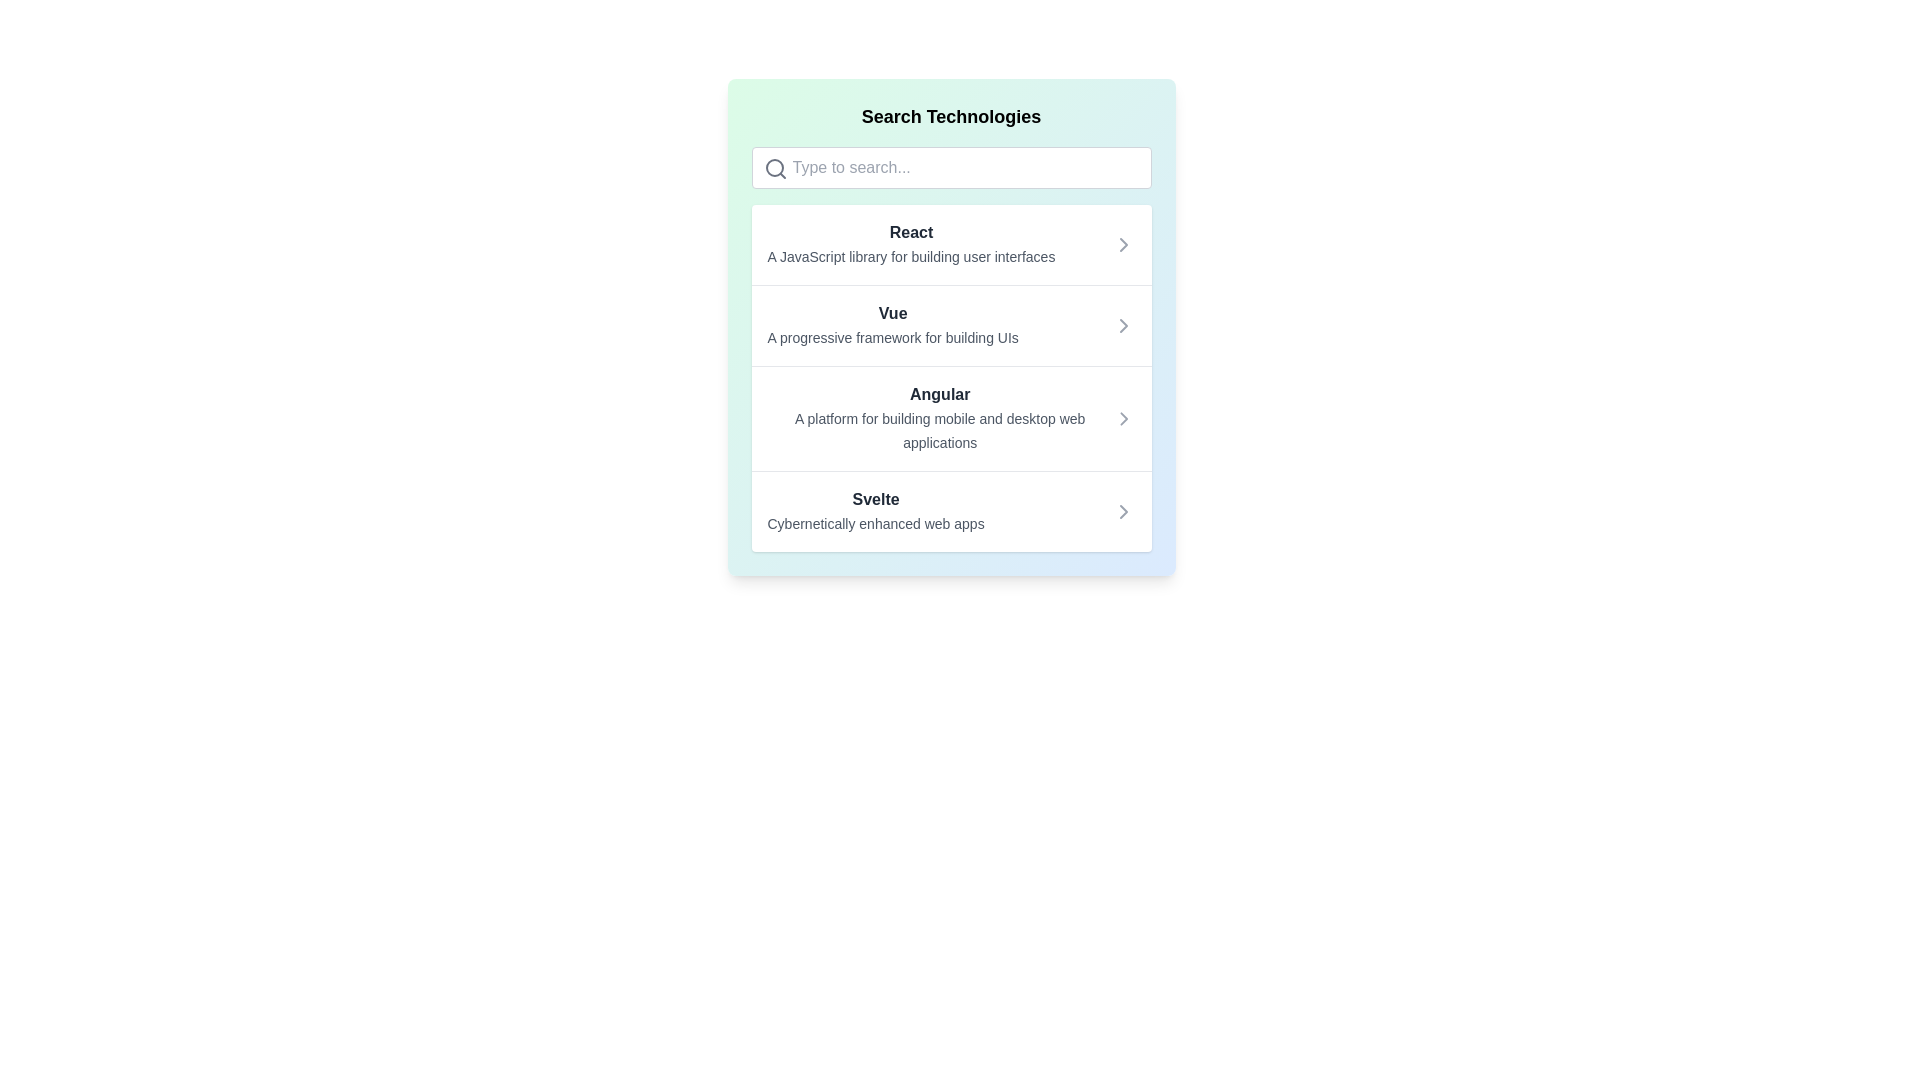 The image size is (1920, 1080). Describe the element at coordinates (950, 324) in the screenshot. I see `the 'Vue' button-like list item to interact with it using the keyboard` at that location.